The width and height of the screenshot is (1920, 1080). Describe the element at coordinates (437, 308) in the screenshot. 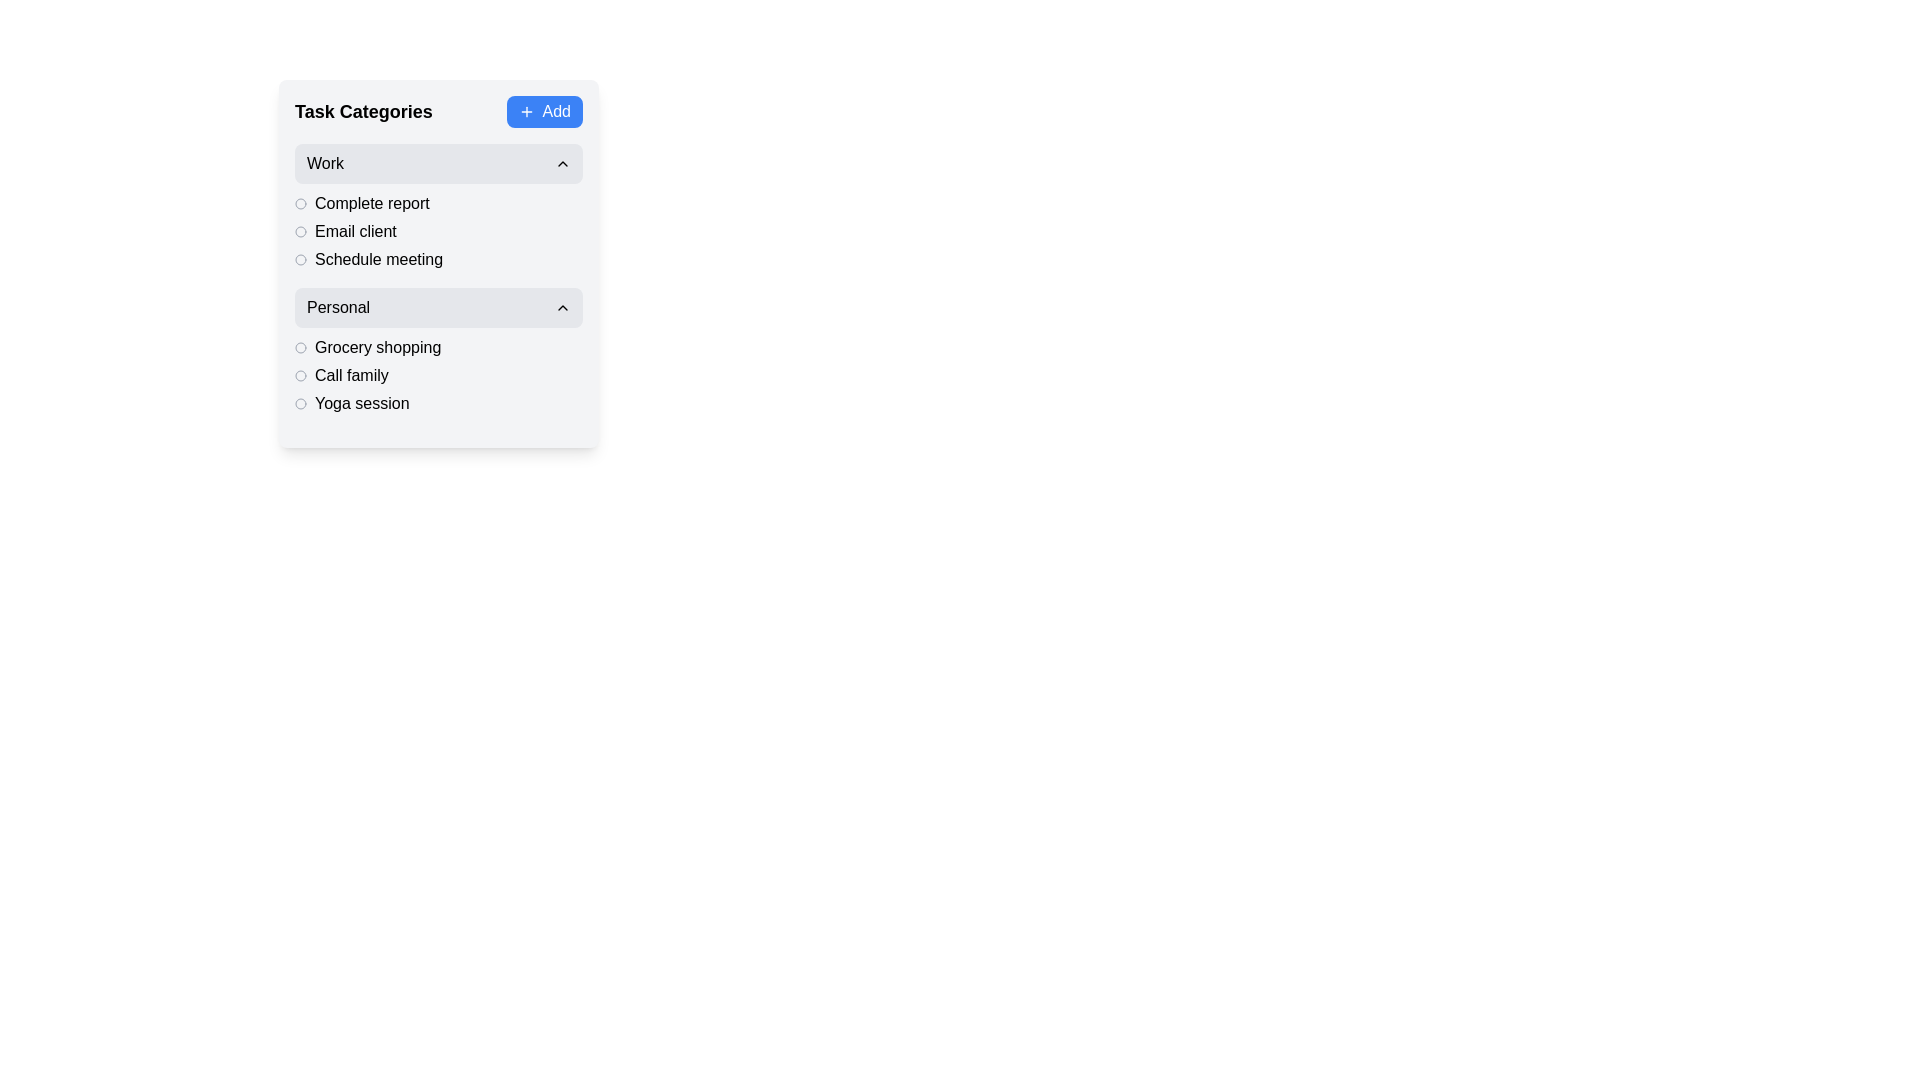

I see `the button` at that location.